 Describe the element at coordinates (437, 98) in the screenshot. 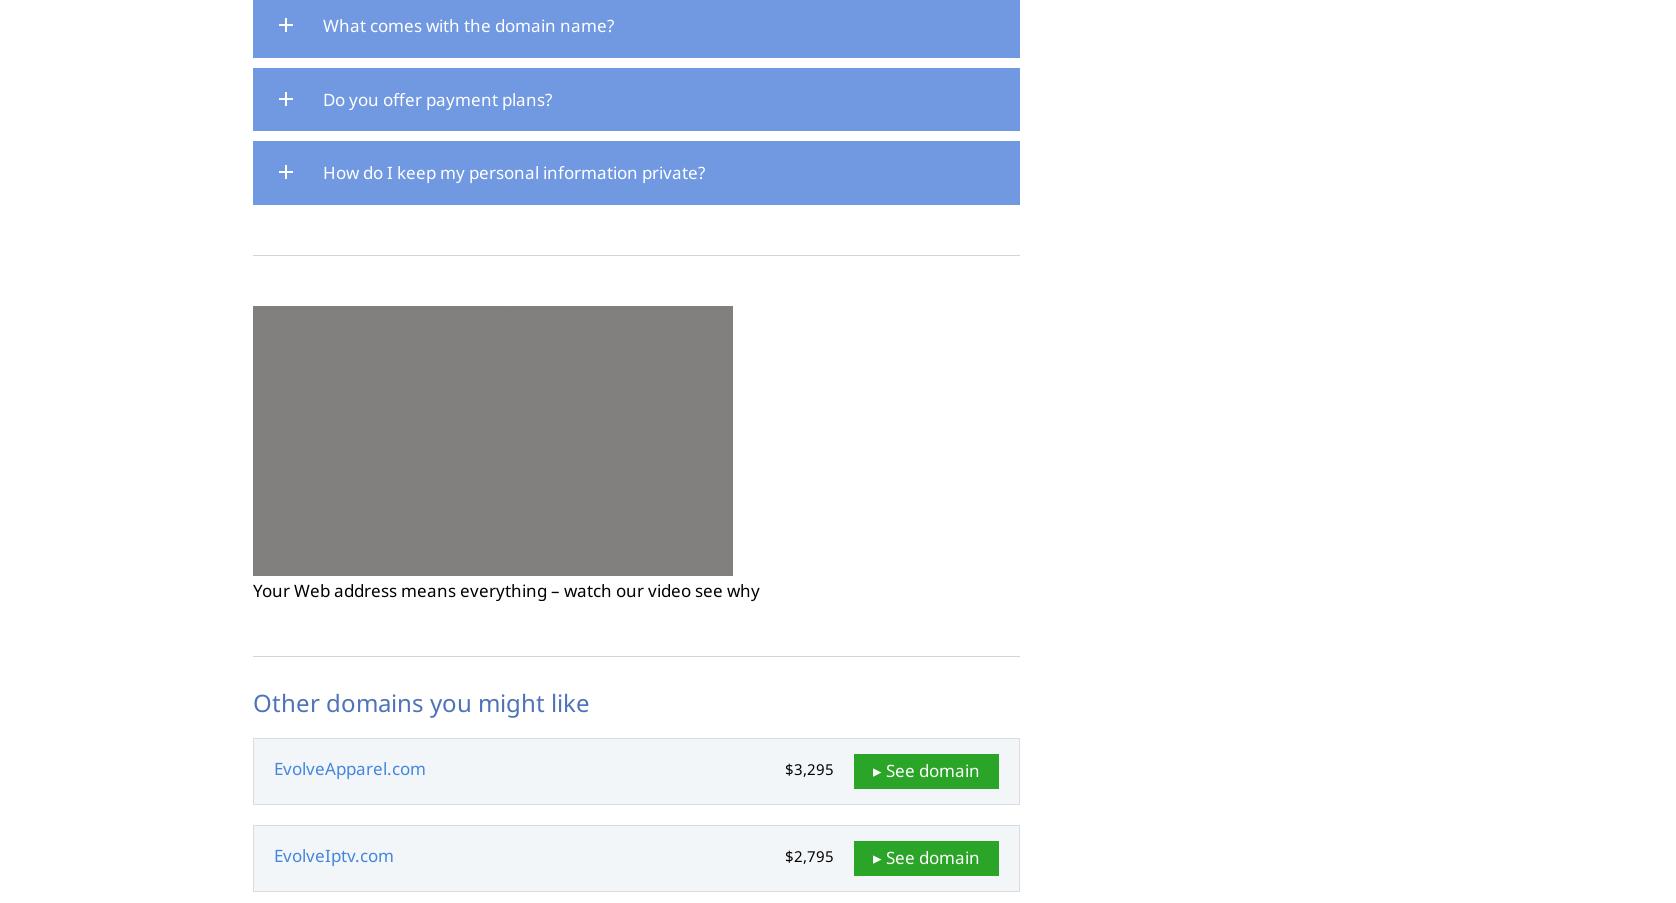

I see `'Do you offer payment plans?'` at that location.